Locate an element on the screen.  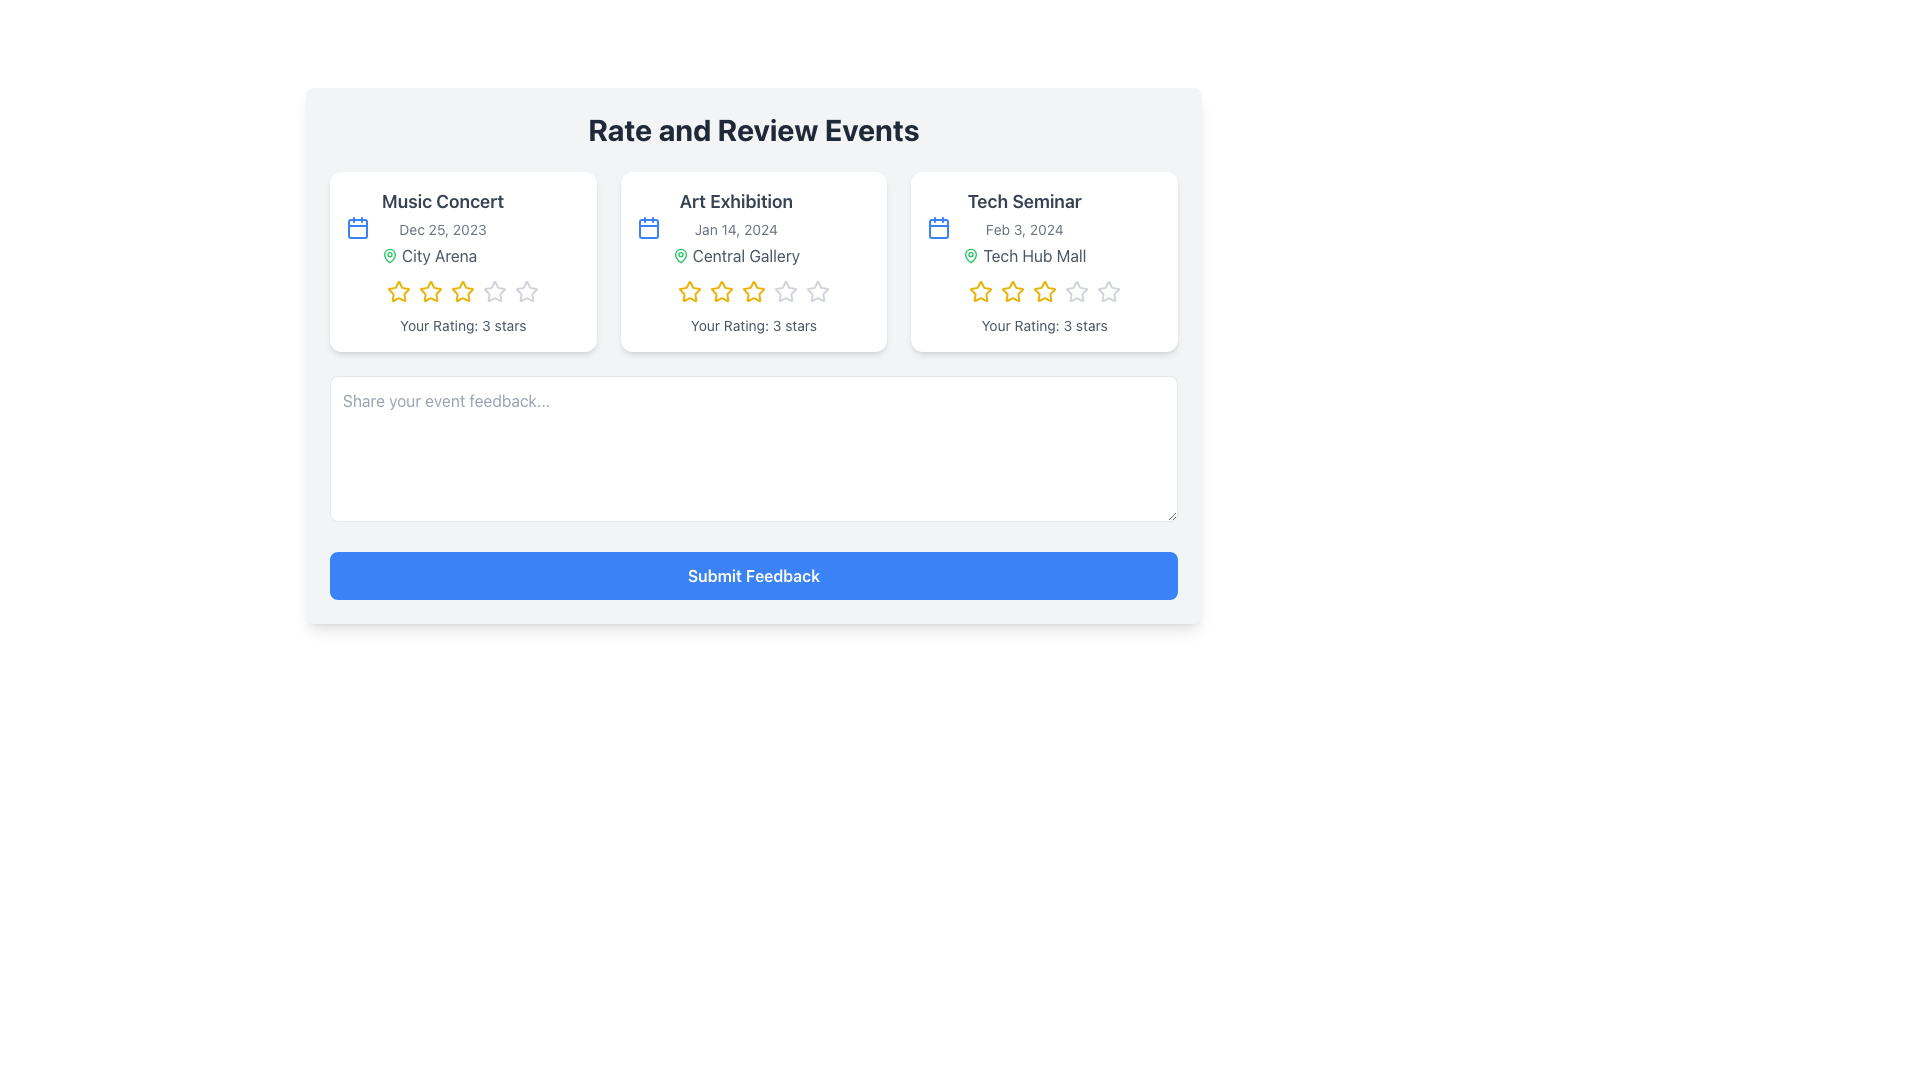
the central visual rectangle of the calendar icon representing the date for the 'Art Exhibition' event, located at the top-left corner of the event card is located at coordinates (648, 227).